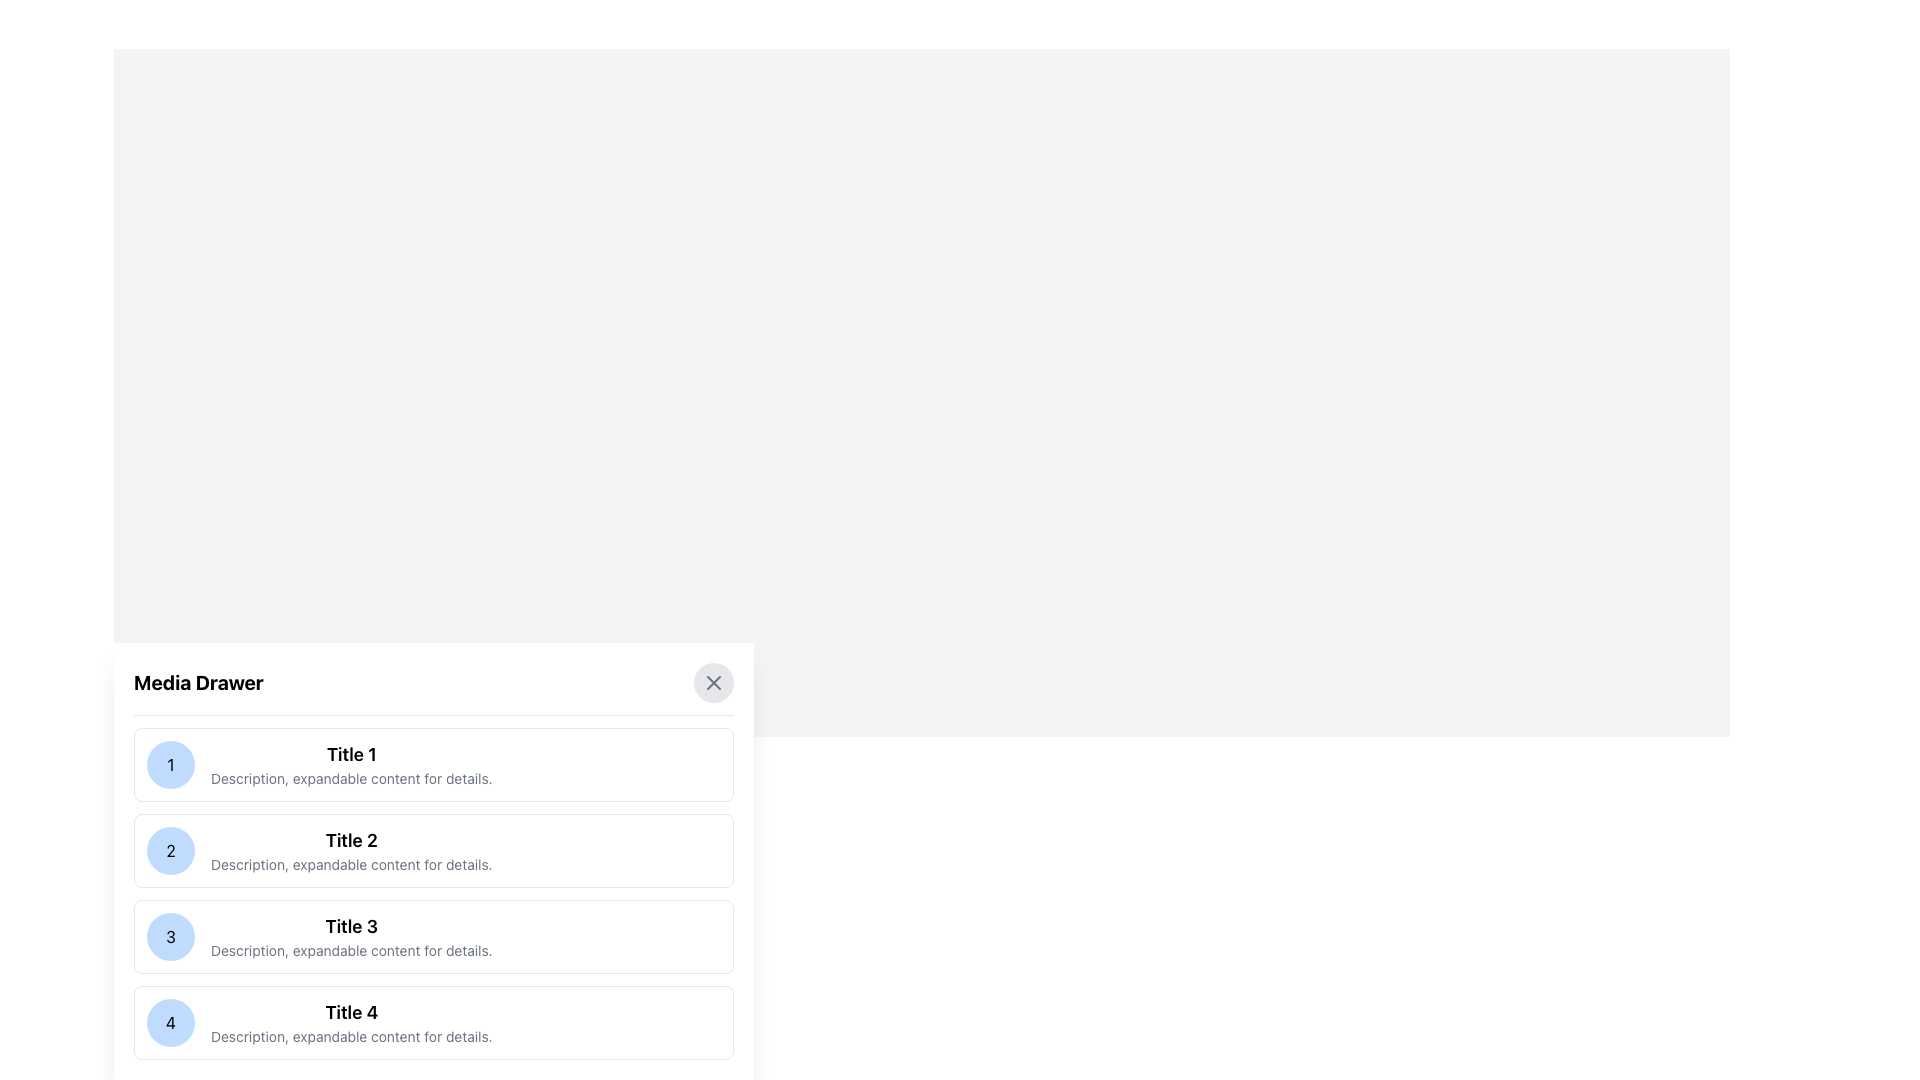 The image size is (1920, 1080). What do you see at coordinates (351, 1036) in the screenshot?
I see `the static text label that reads 'Description, expandable content for details.' located beneath the heading 'Title 4'` at bounding box center [351, 1036].